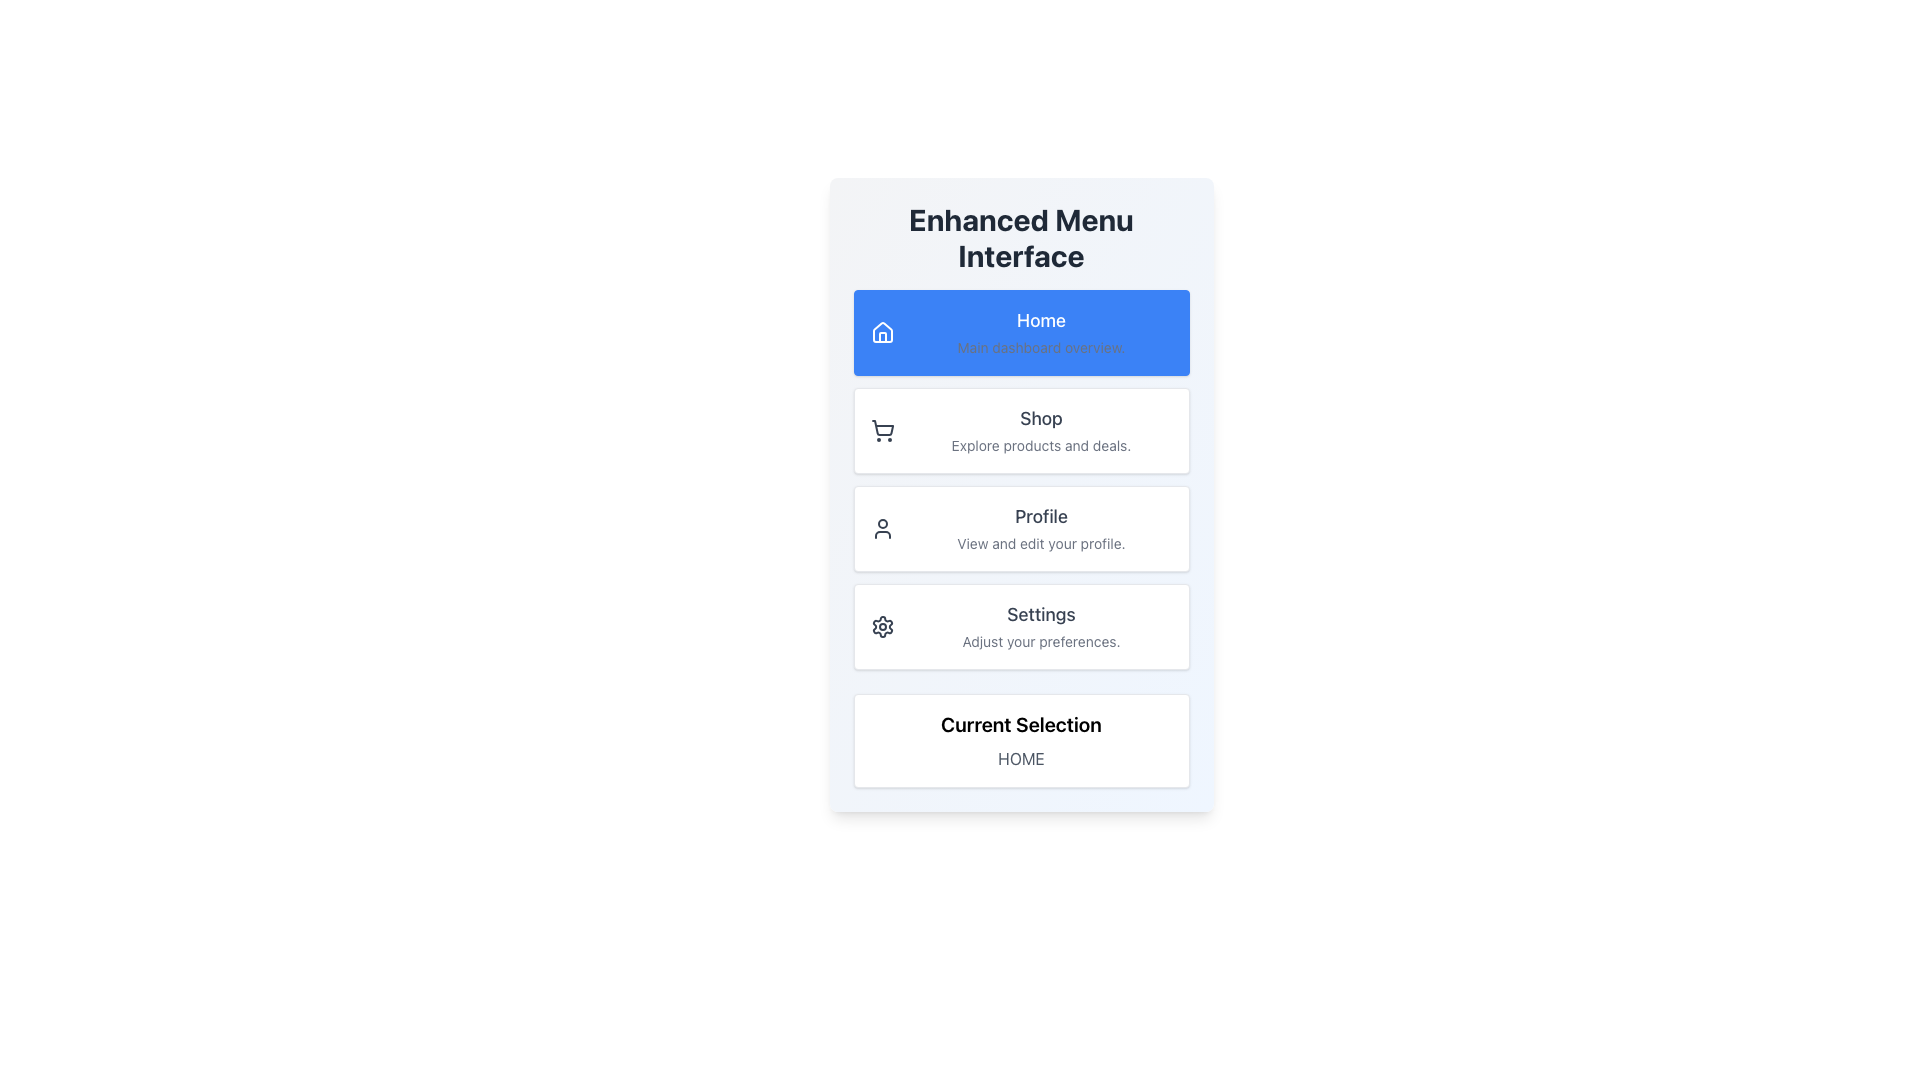 The image size is (1920, 1080). Describe the element at coordinates (1040, 515) in the screenshot. I see `the 'Profile' static text label styled with a large dark gray font, located in the middle section under the 'Shop' section` at that location.